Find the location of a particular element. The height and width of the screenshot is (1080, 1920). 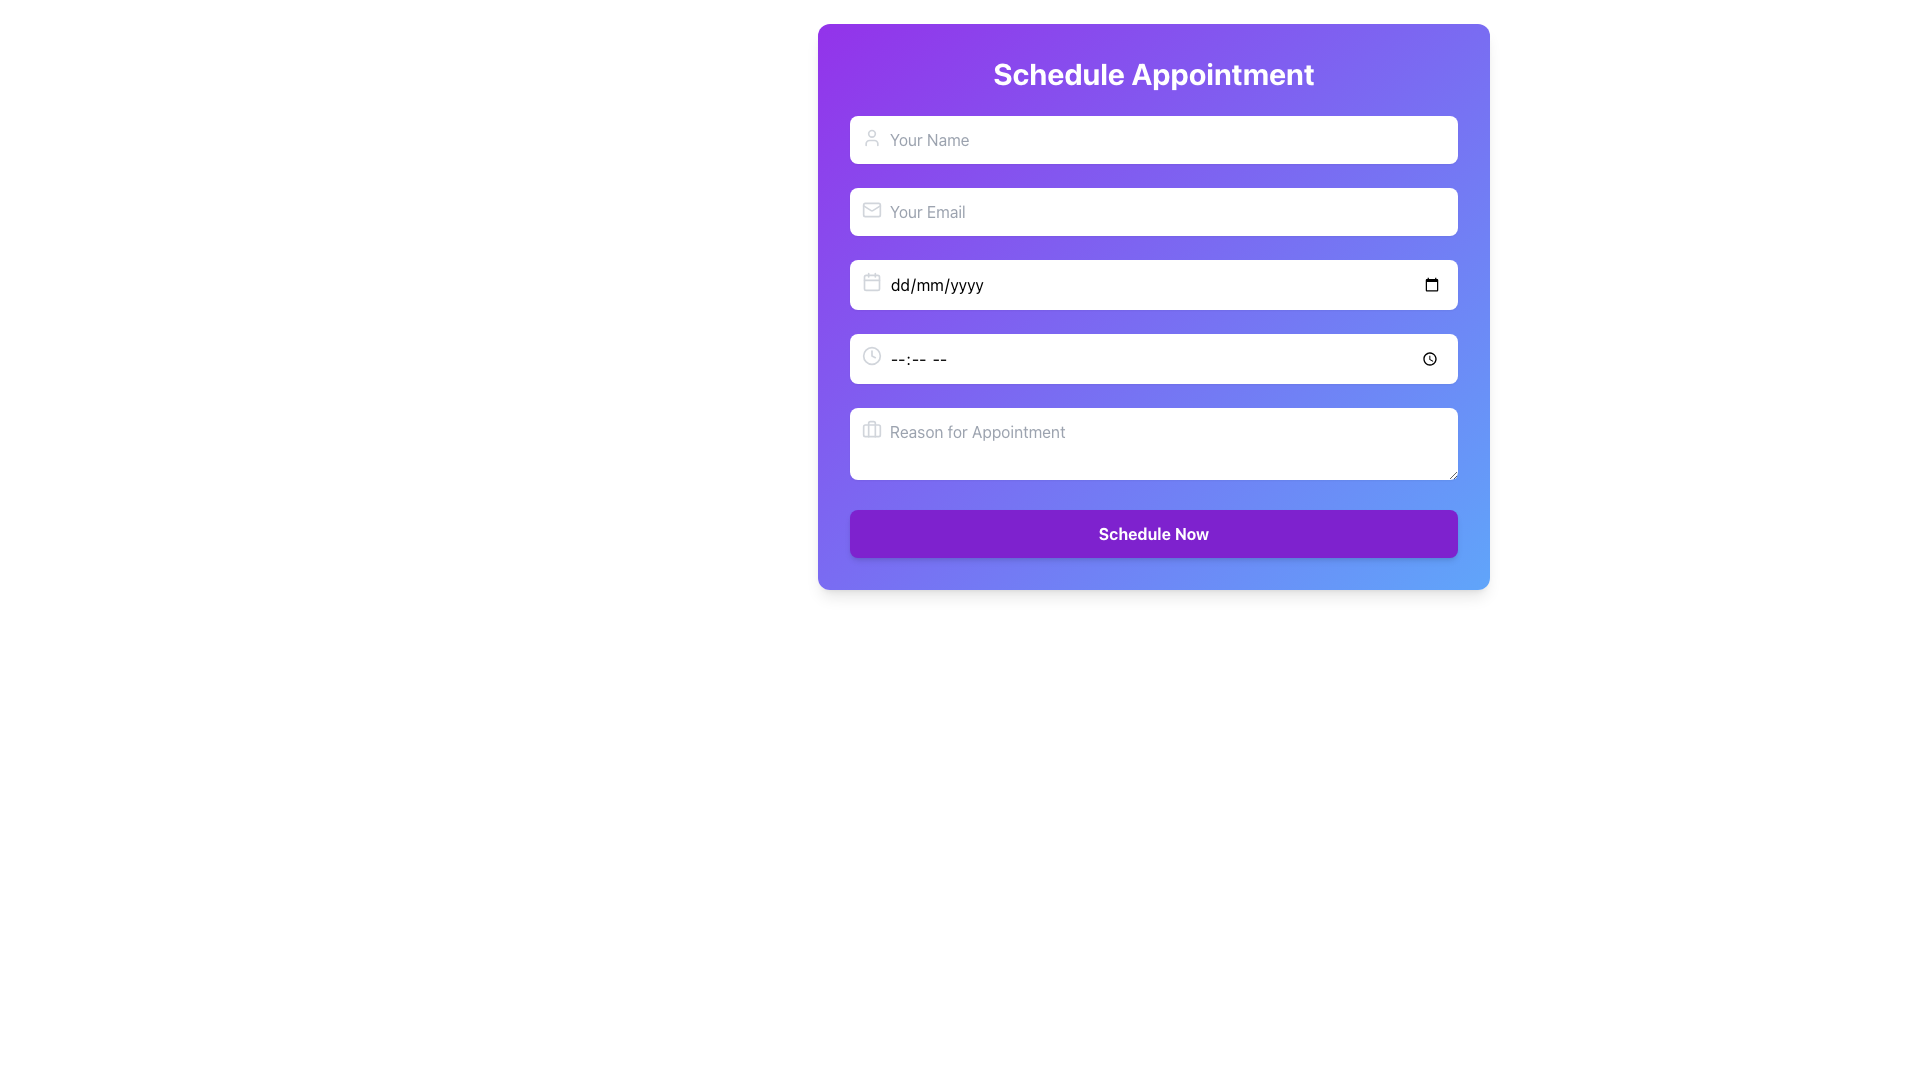

the 'Schedule Now' button, which is a full-width rectangular button with rounded corners, vibrant purple background, and bold white text, located at the bottom of a vertically aligned form after the 'Reason for Appointment' text box is located at coordinates (1153, 532).